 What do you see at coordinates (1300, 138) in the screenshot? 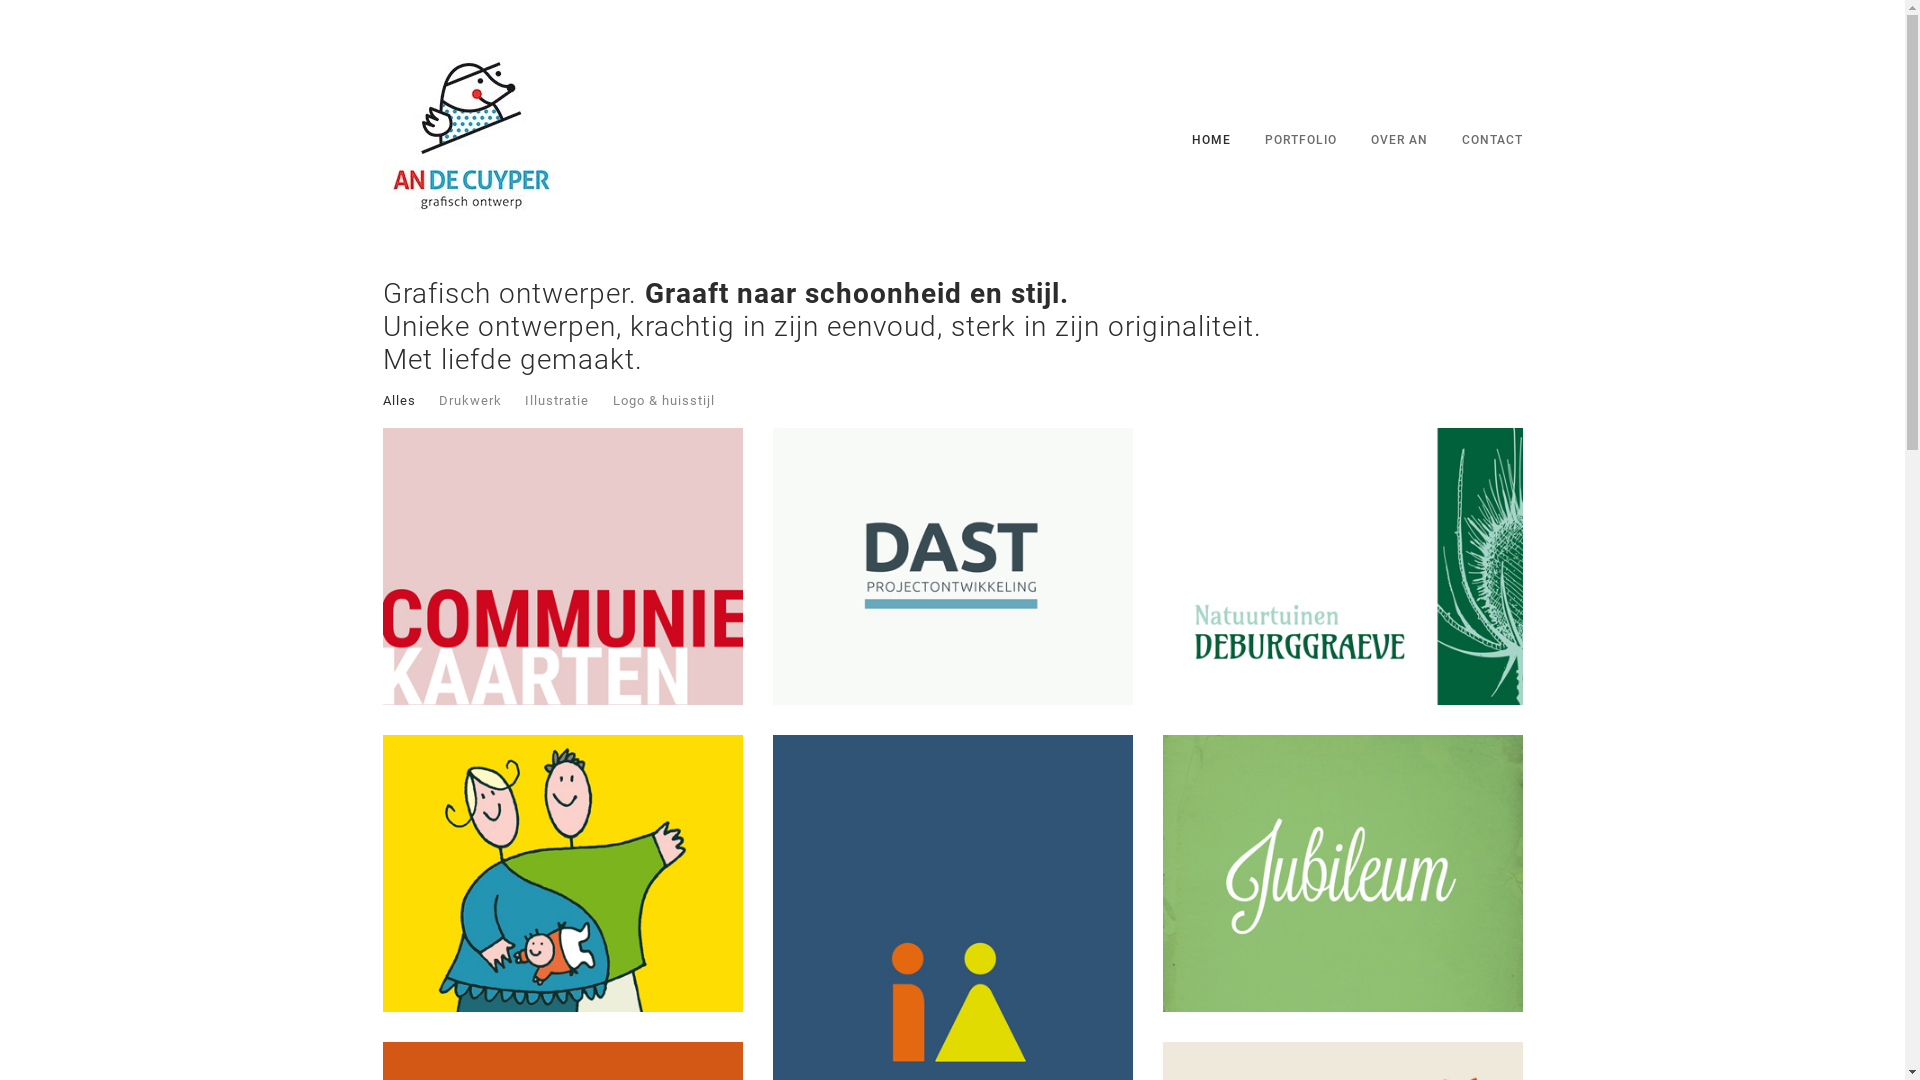
I see `'PORTFOLIO'` at bounding box center [1300, 138].